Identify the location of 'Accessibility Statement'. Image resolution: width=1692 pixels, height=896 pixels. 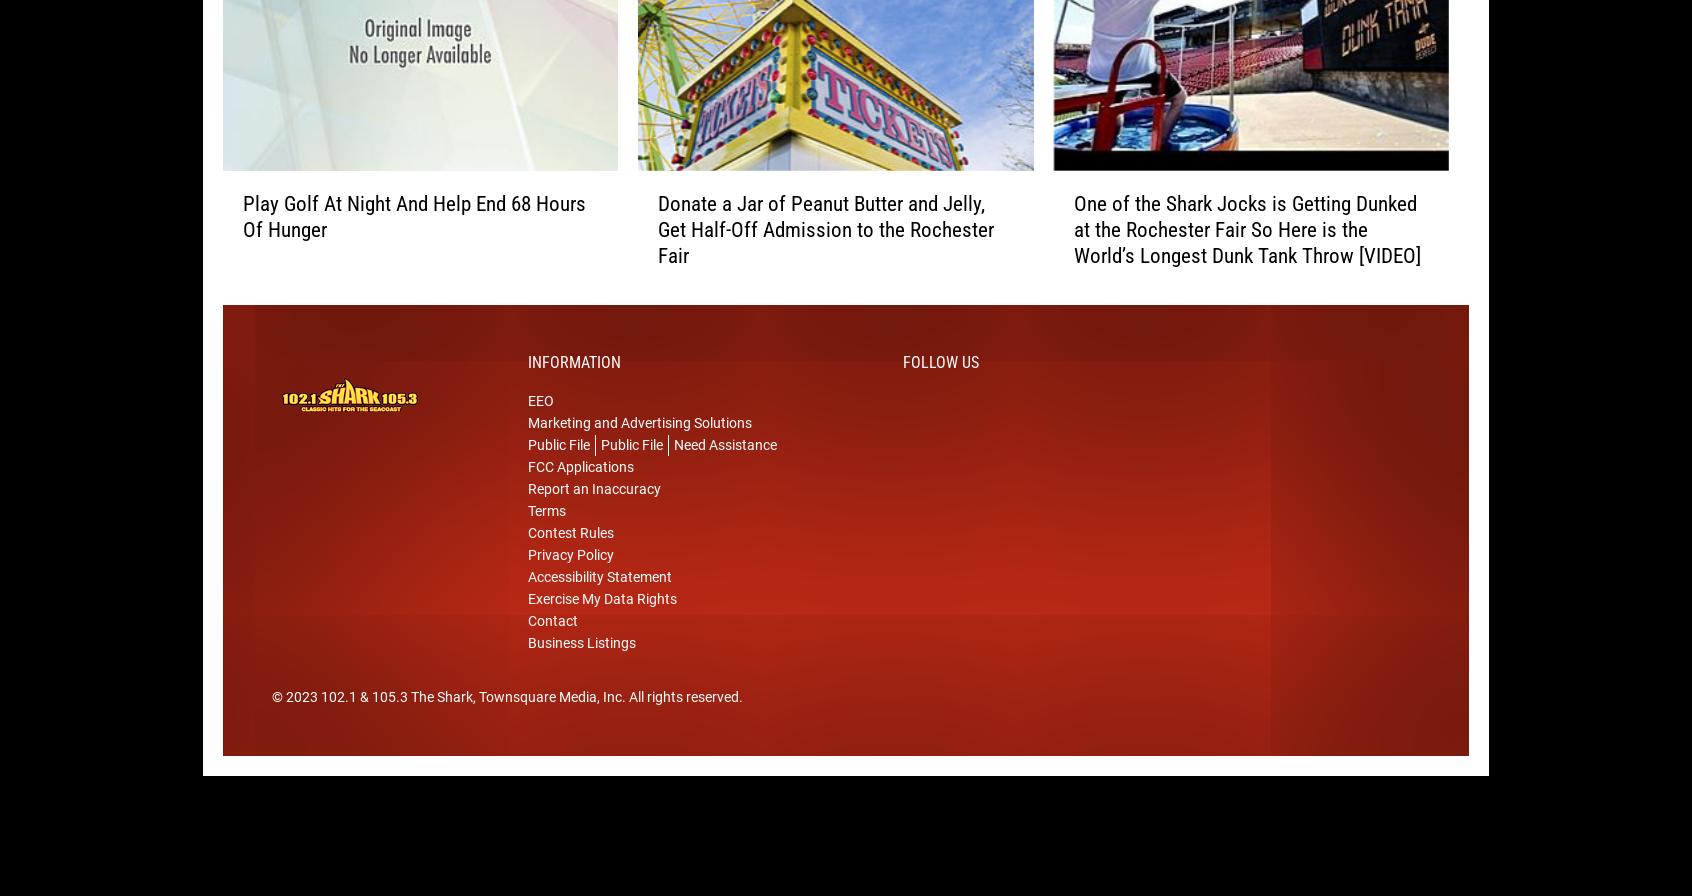
(598, 608).